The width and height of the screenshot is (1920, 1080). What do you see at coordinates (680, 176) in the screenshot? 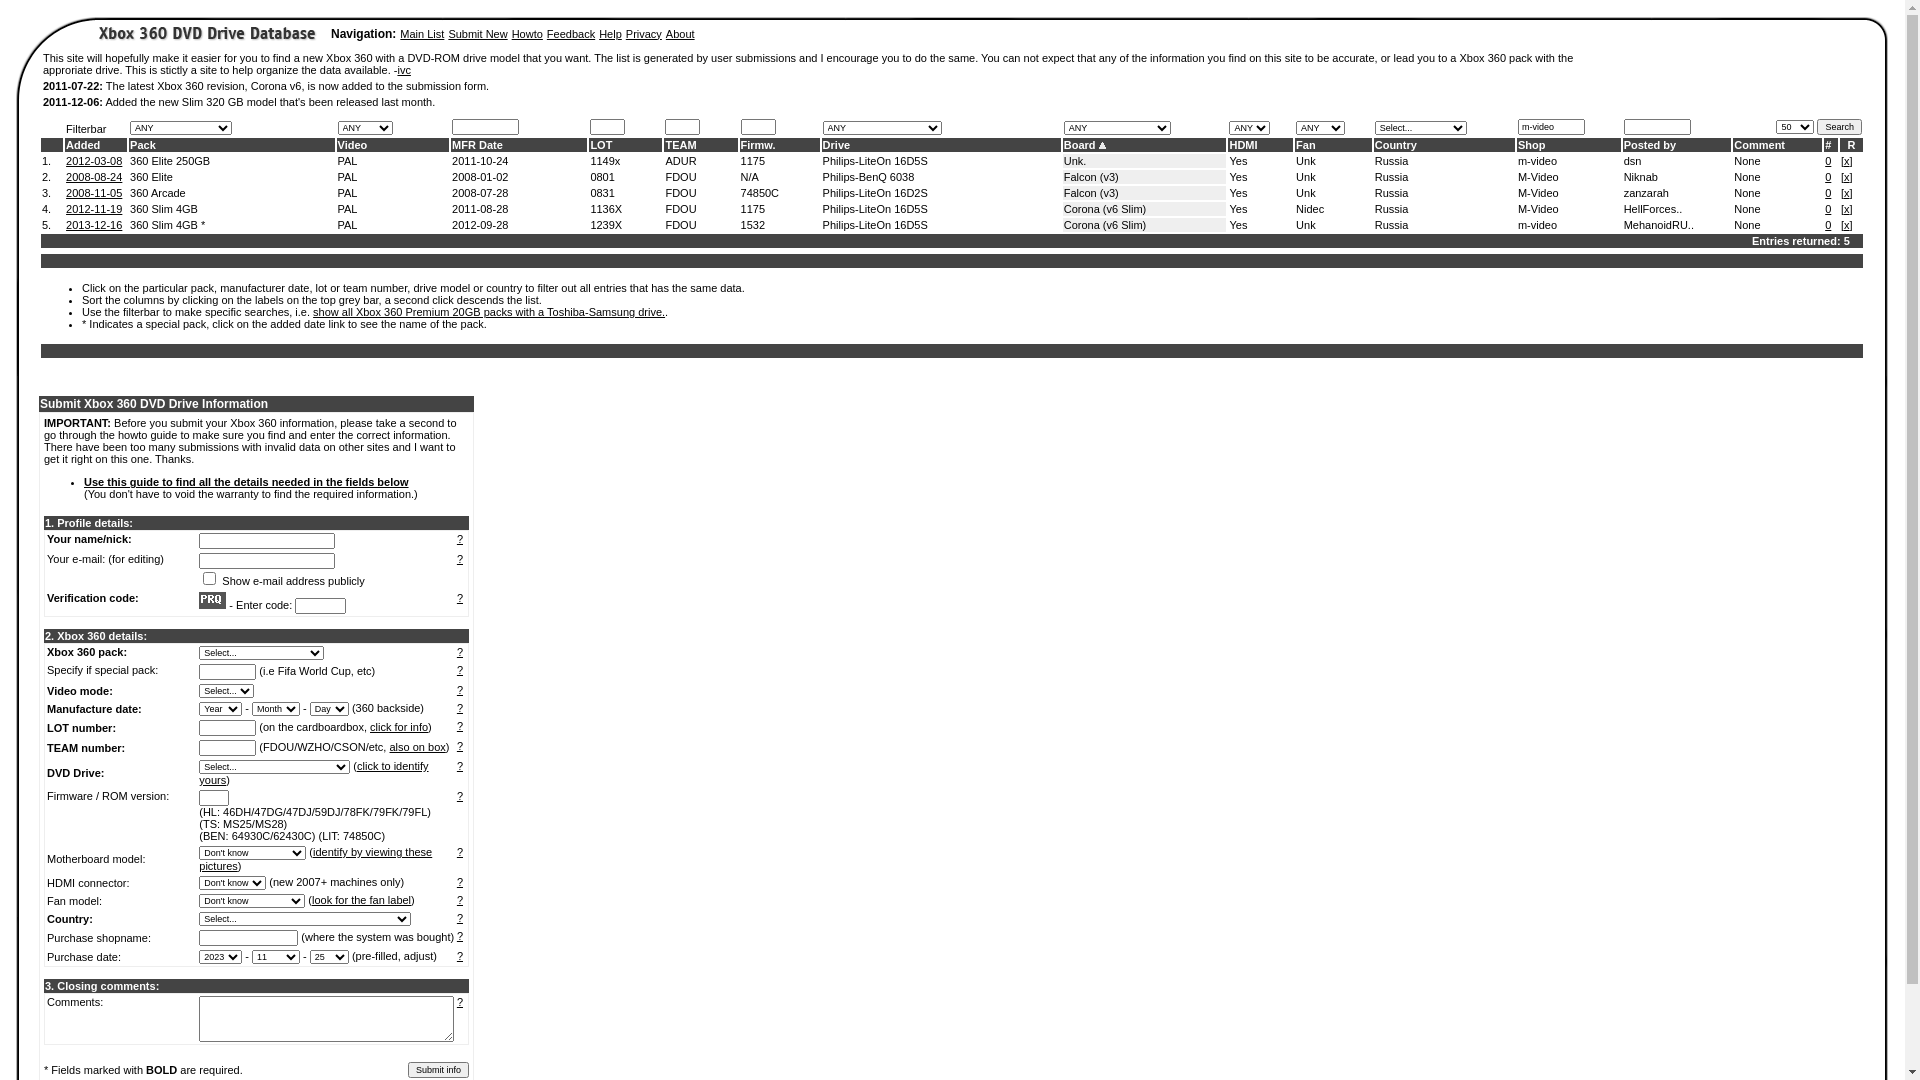
I see `'FDOU'` at bounding box center [680, 176].